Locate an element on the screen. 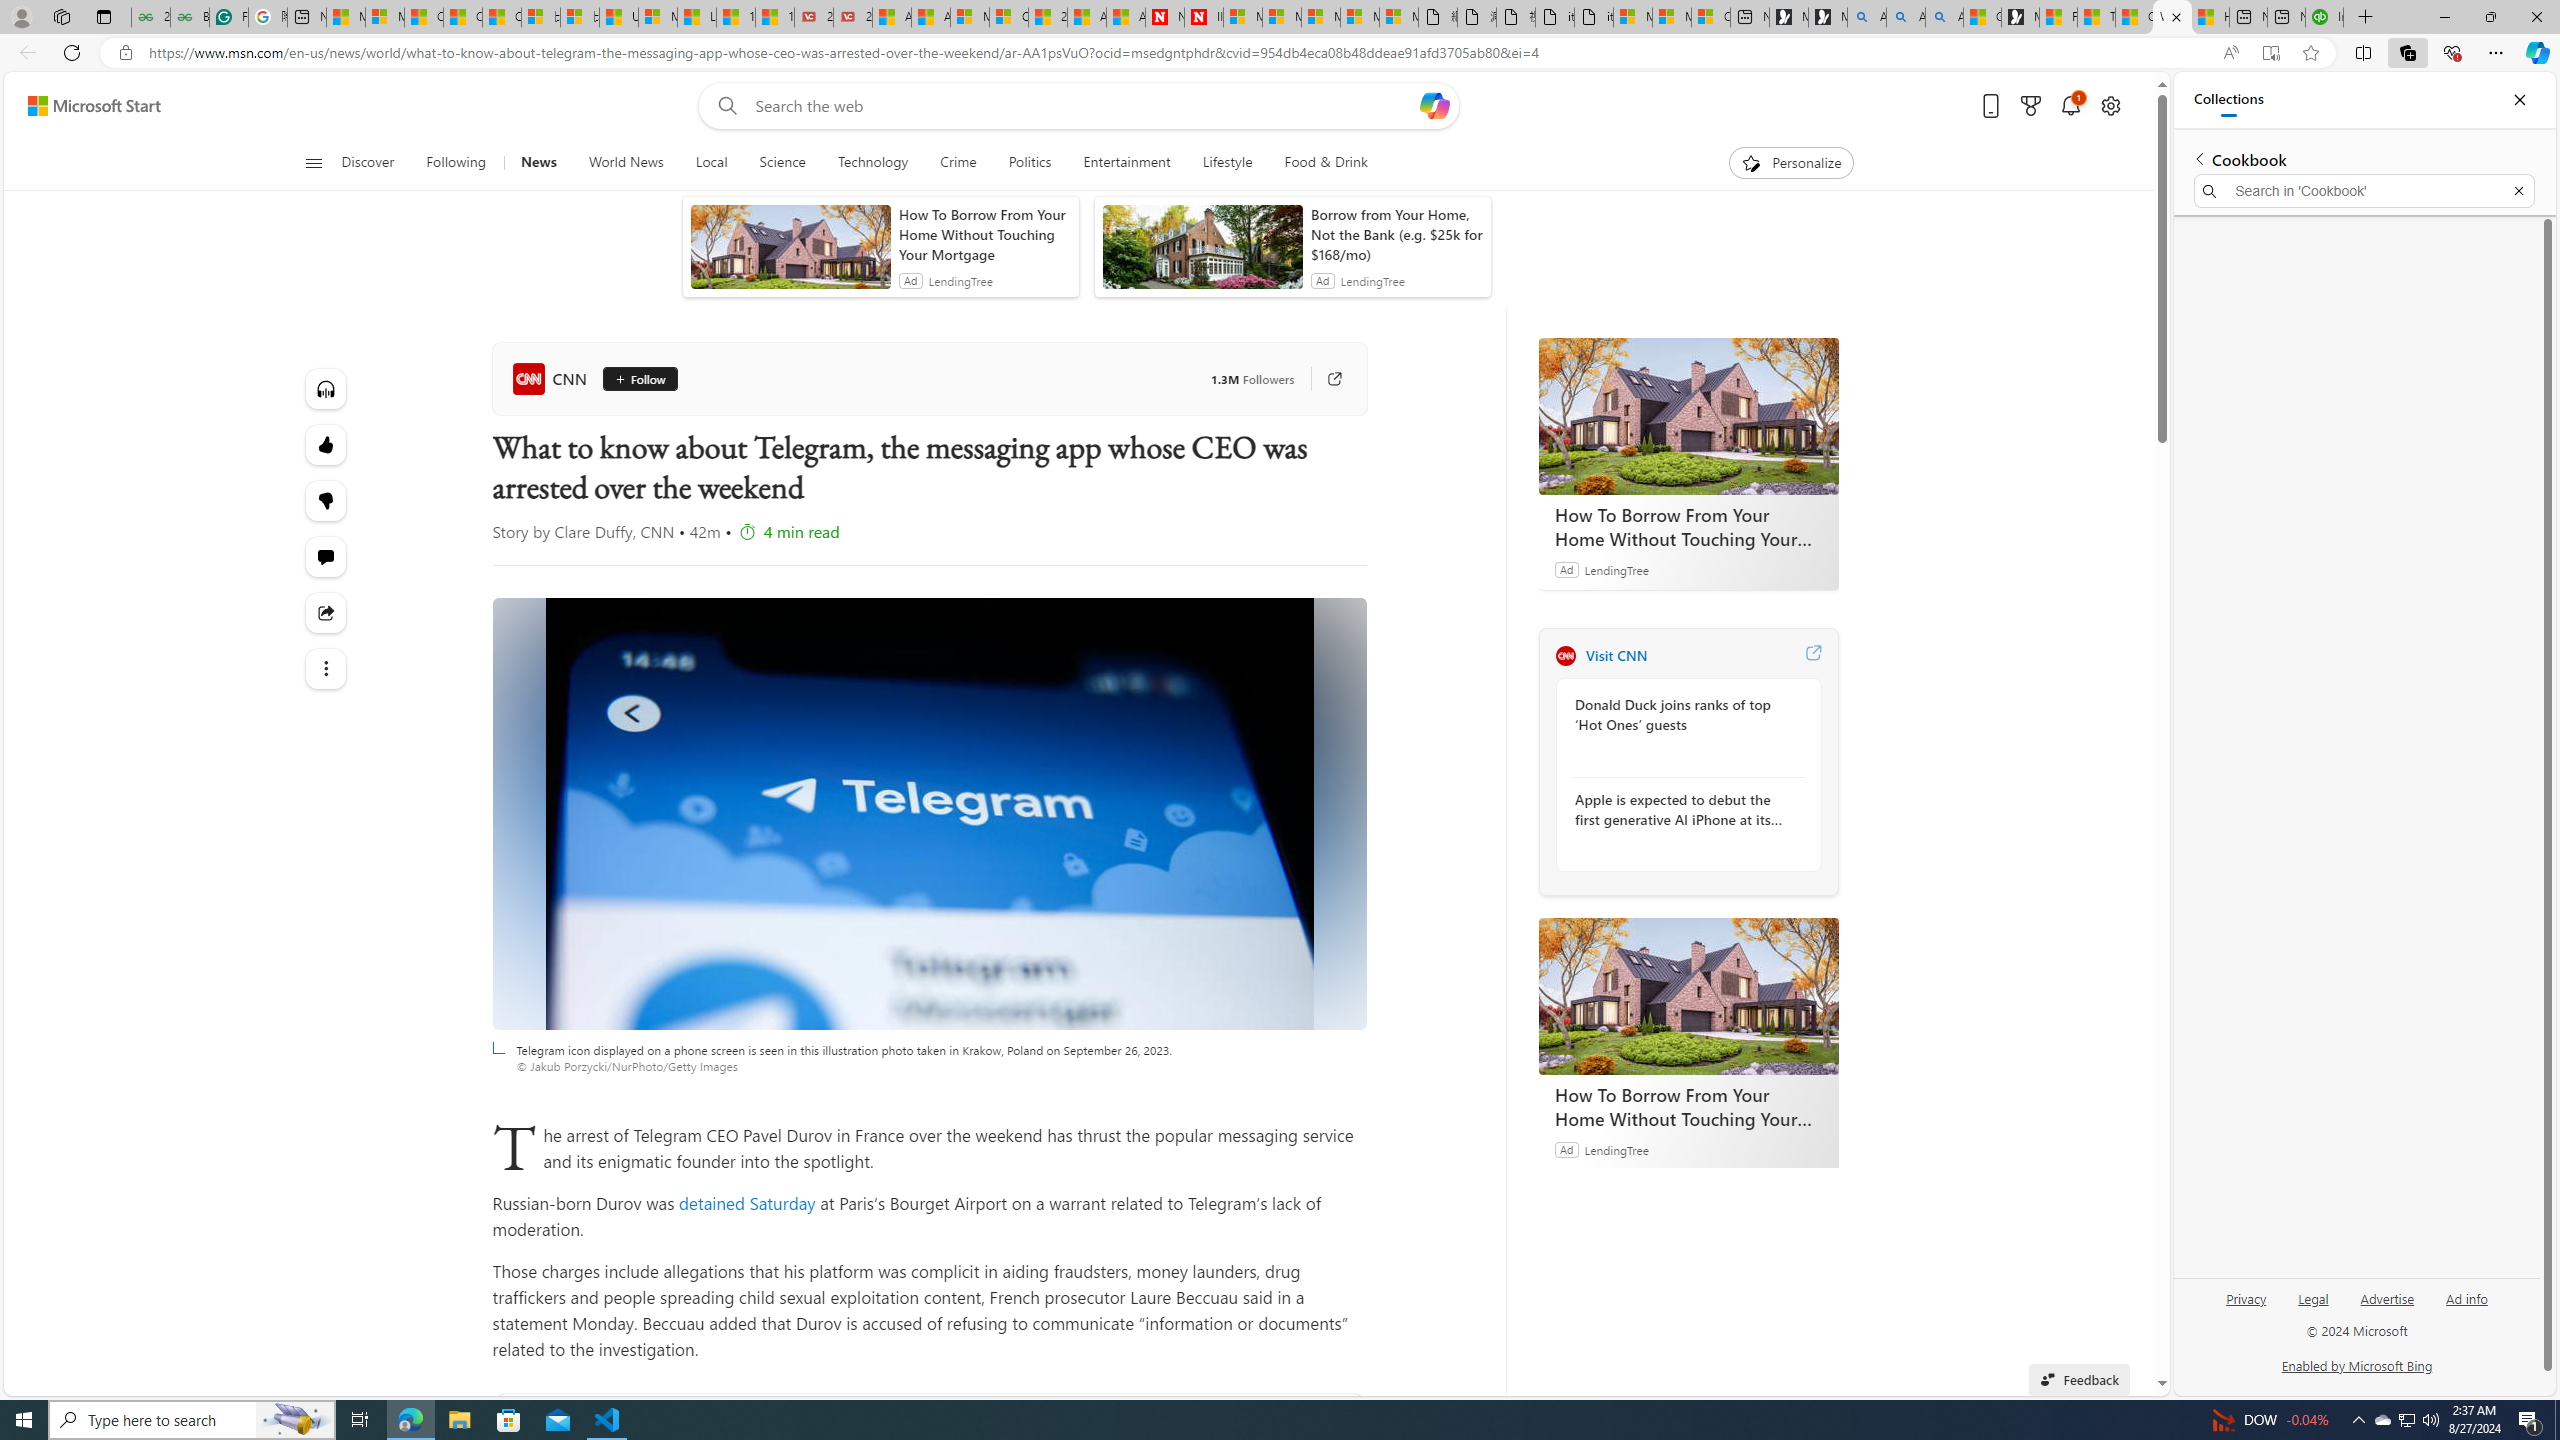  'Intuit QuickBooks Online - Quickbooks' is located at coordinates (2323, 16).